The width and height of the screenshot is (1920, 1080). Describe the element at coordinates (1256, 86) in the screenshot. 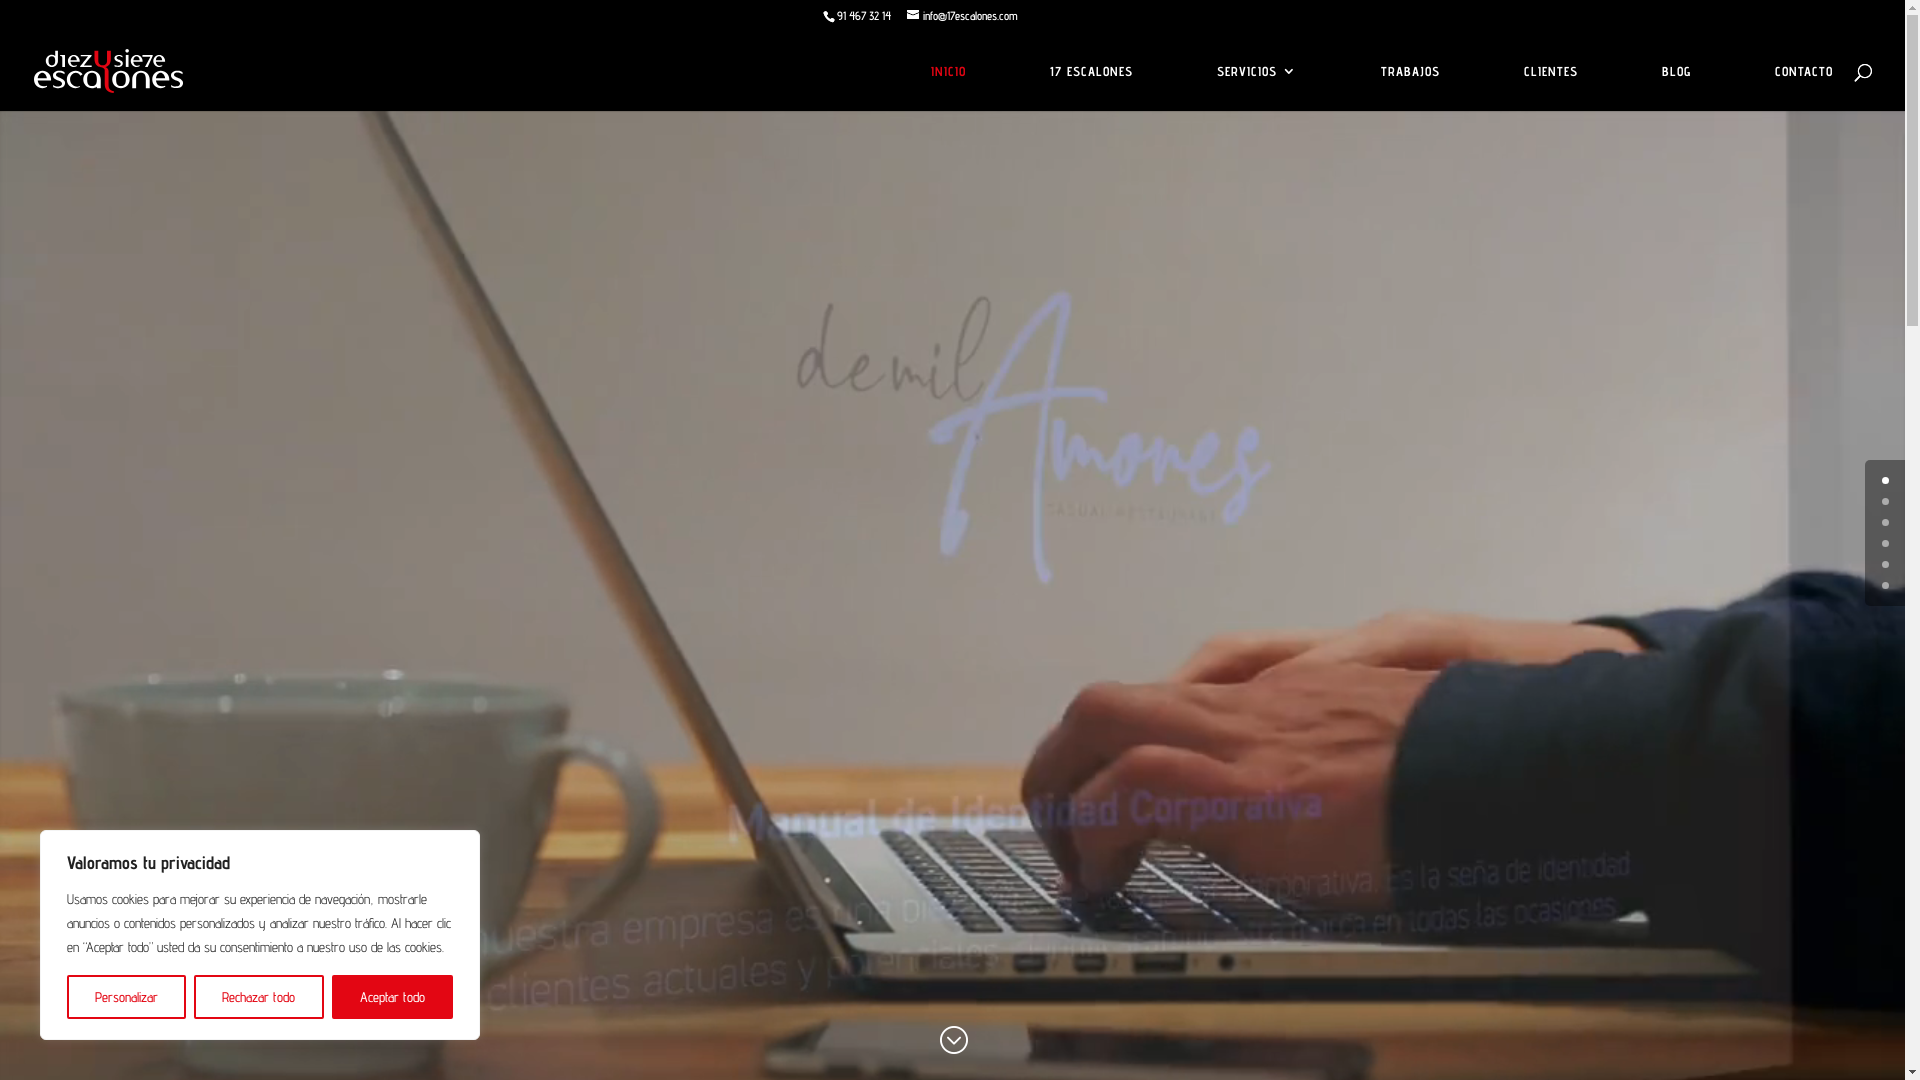

I see `'SERVICIOS'` at that location.